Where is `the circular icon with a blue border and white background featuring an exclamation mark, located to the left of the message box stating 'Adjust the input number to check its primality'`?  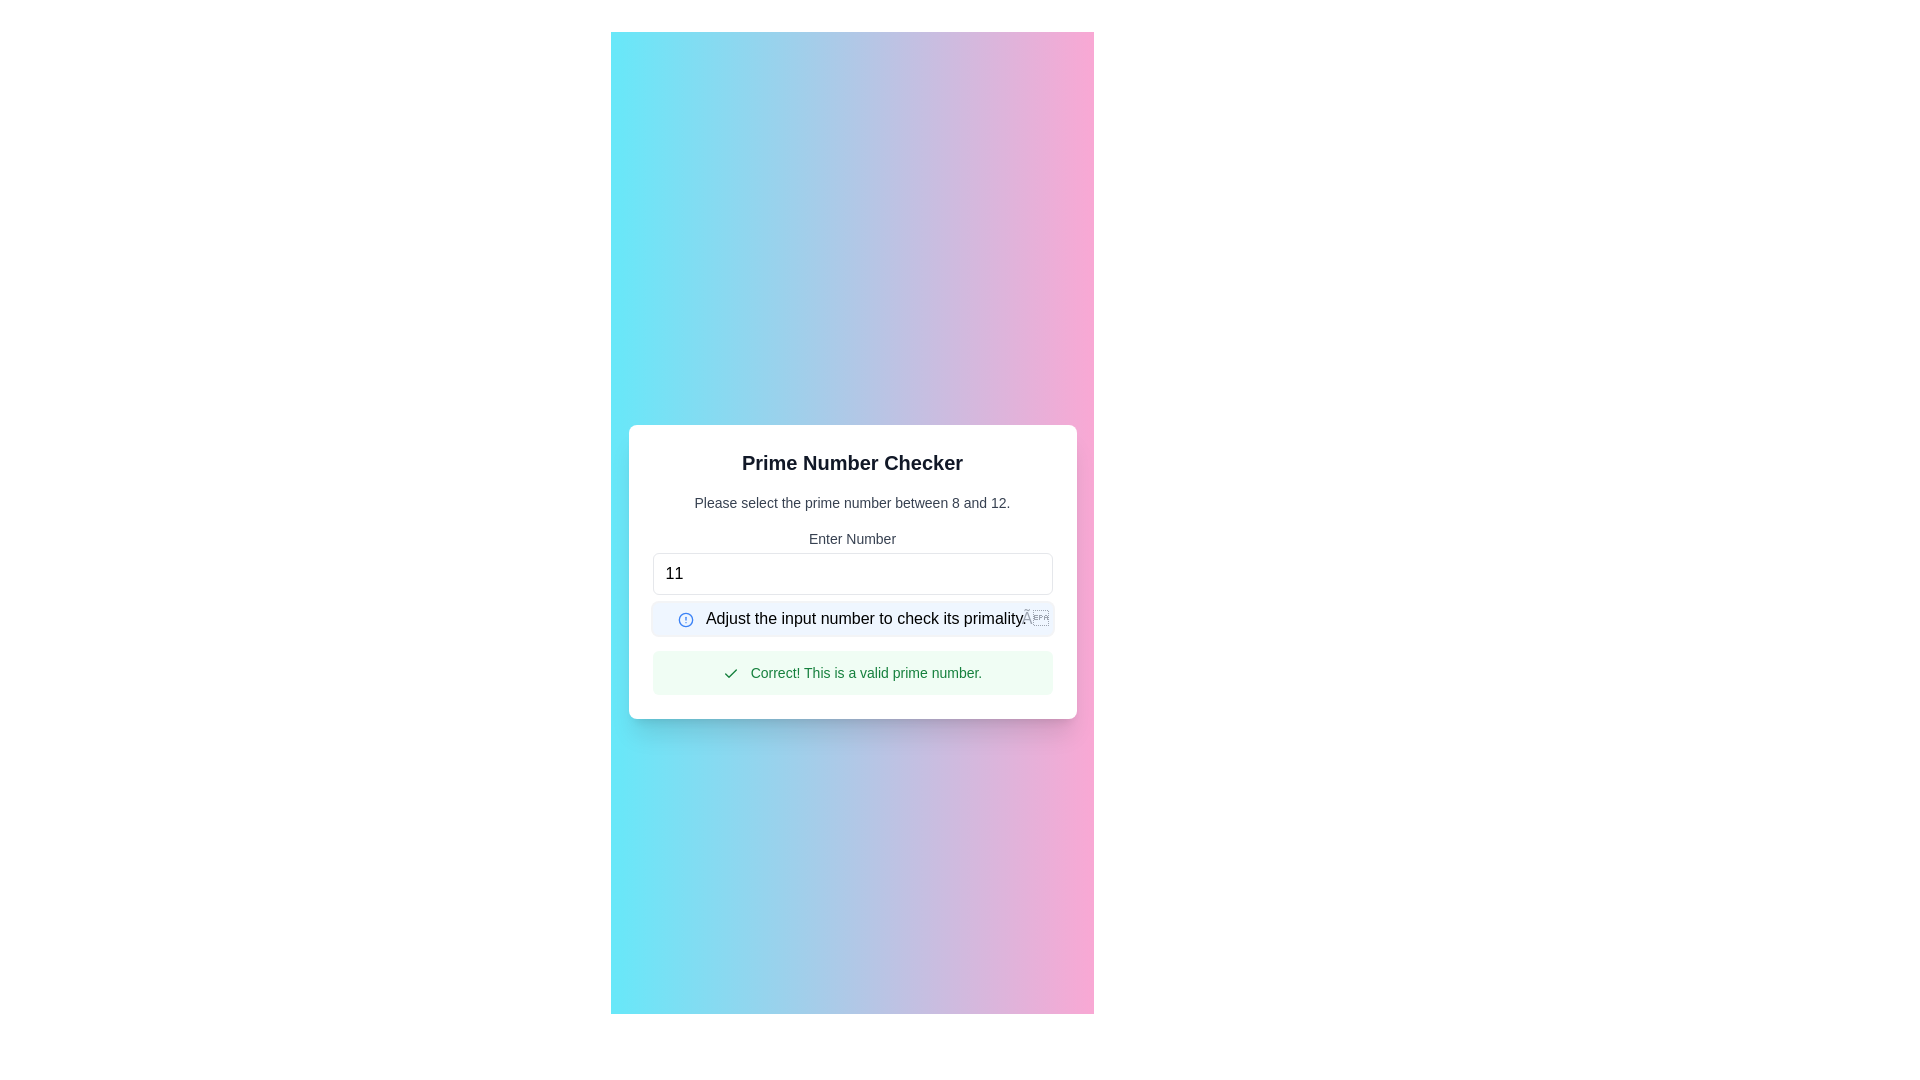 the circular icon with a blue border and white background featuring an exclamation mark, located to the left of the message box stating 'Adjust the input number to check its primality' is located at coordinates (686, 618).